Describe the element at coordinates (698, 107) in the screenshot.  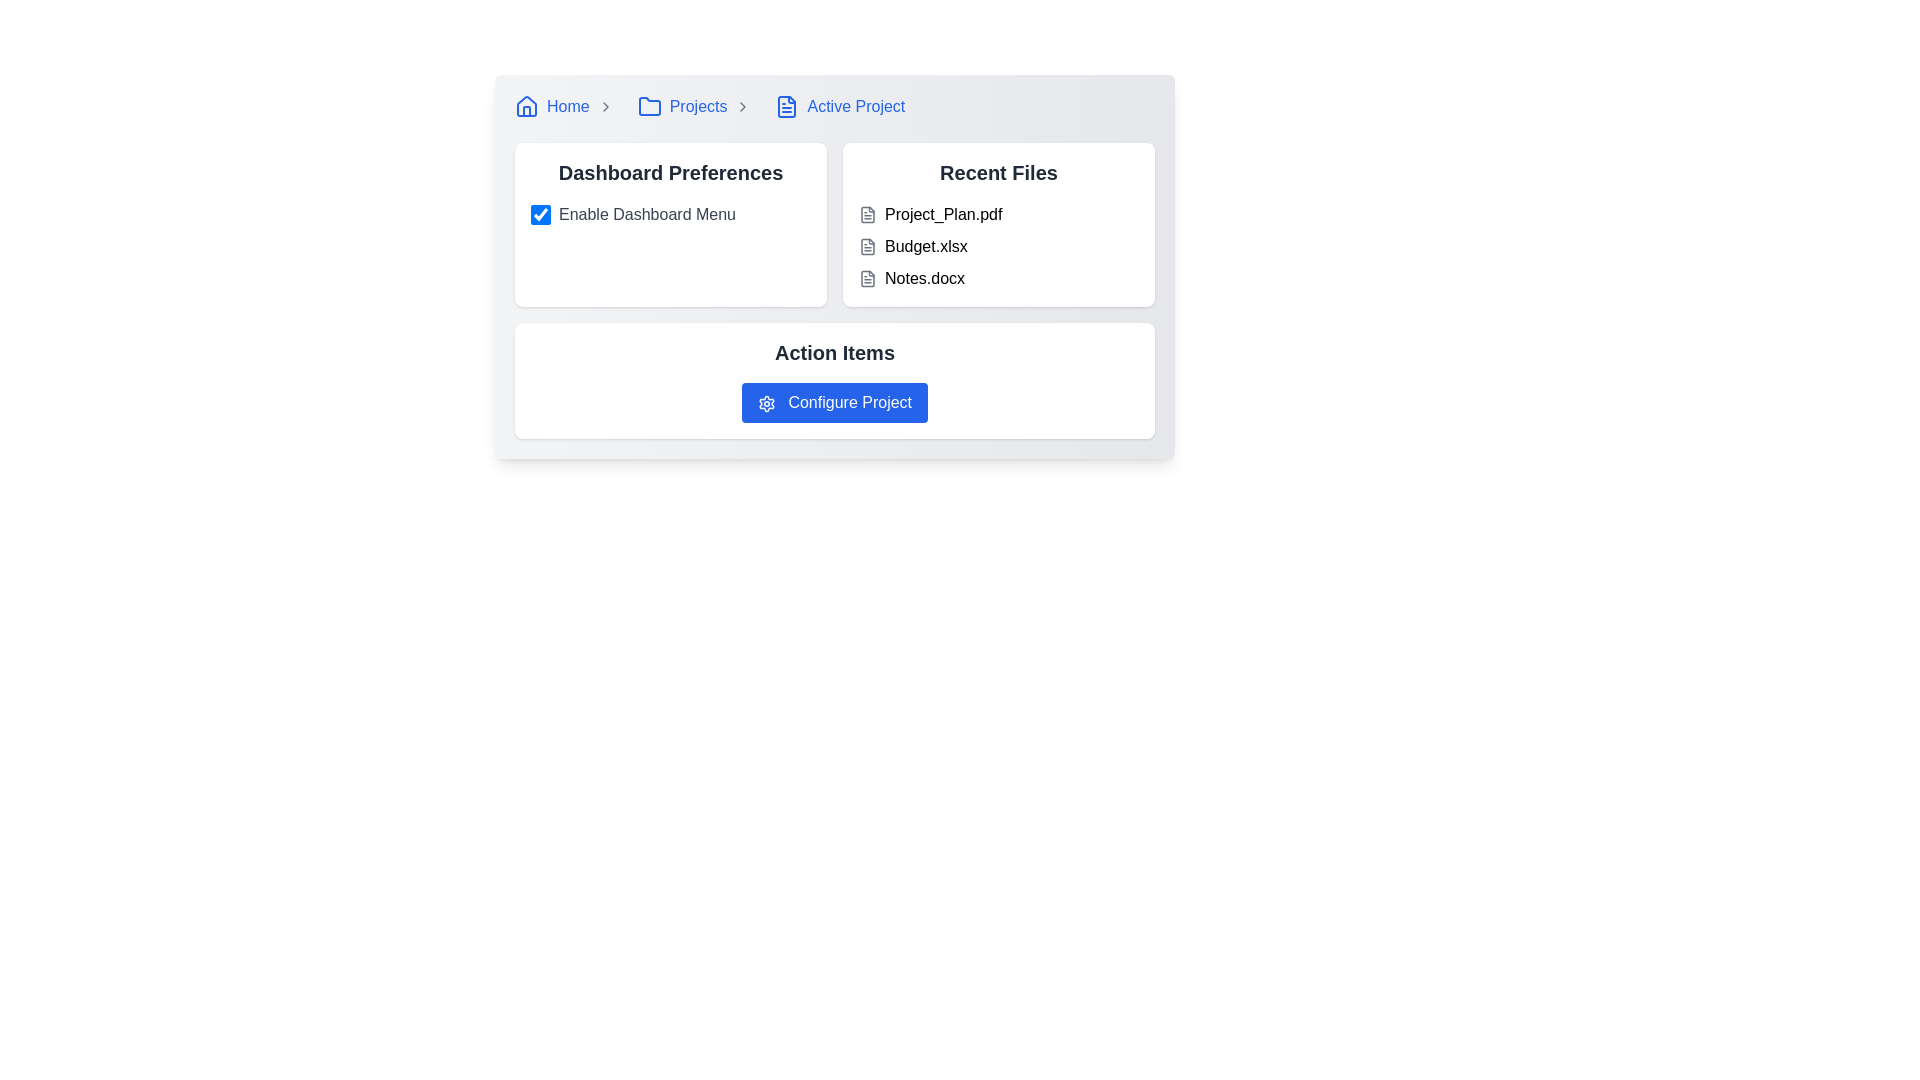
I see `the 'Projects' text label in the breadcrumb navigation bar, which is styled in blue and displays the word 'Projects' in medium font, located next to a folder icon and followed by a chevron and 'Active Project'` at that location.